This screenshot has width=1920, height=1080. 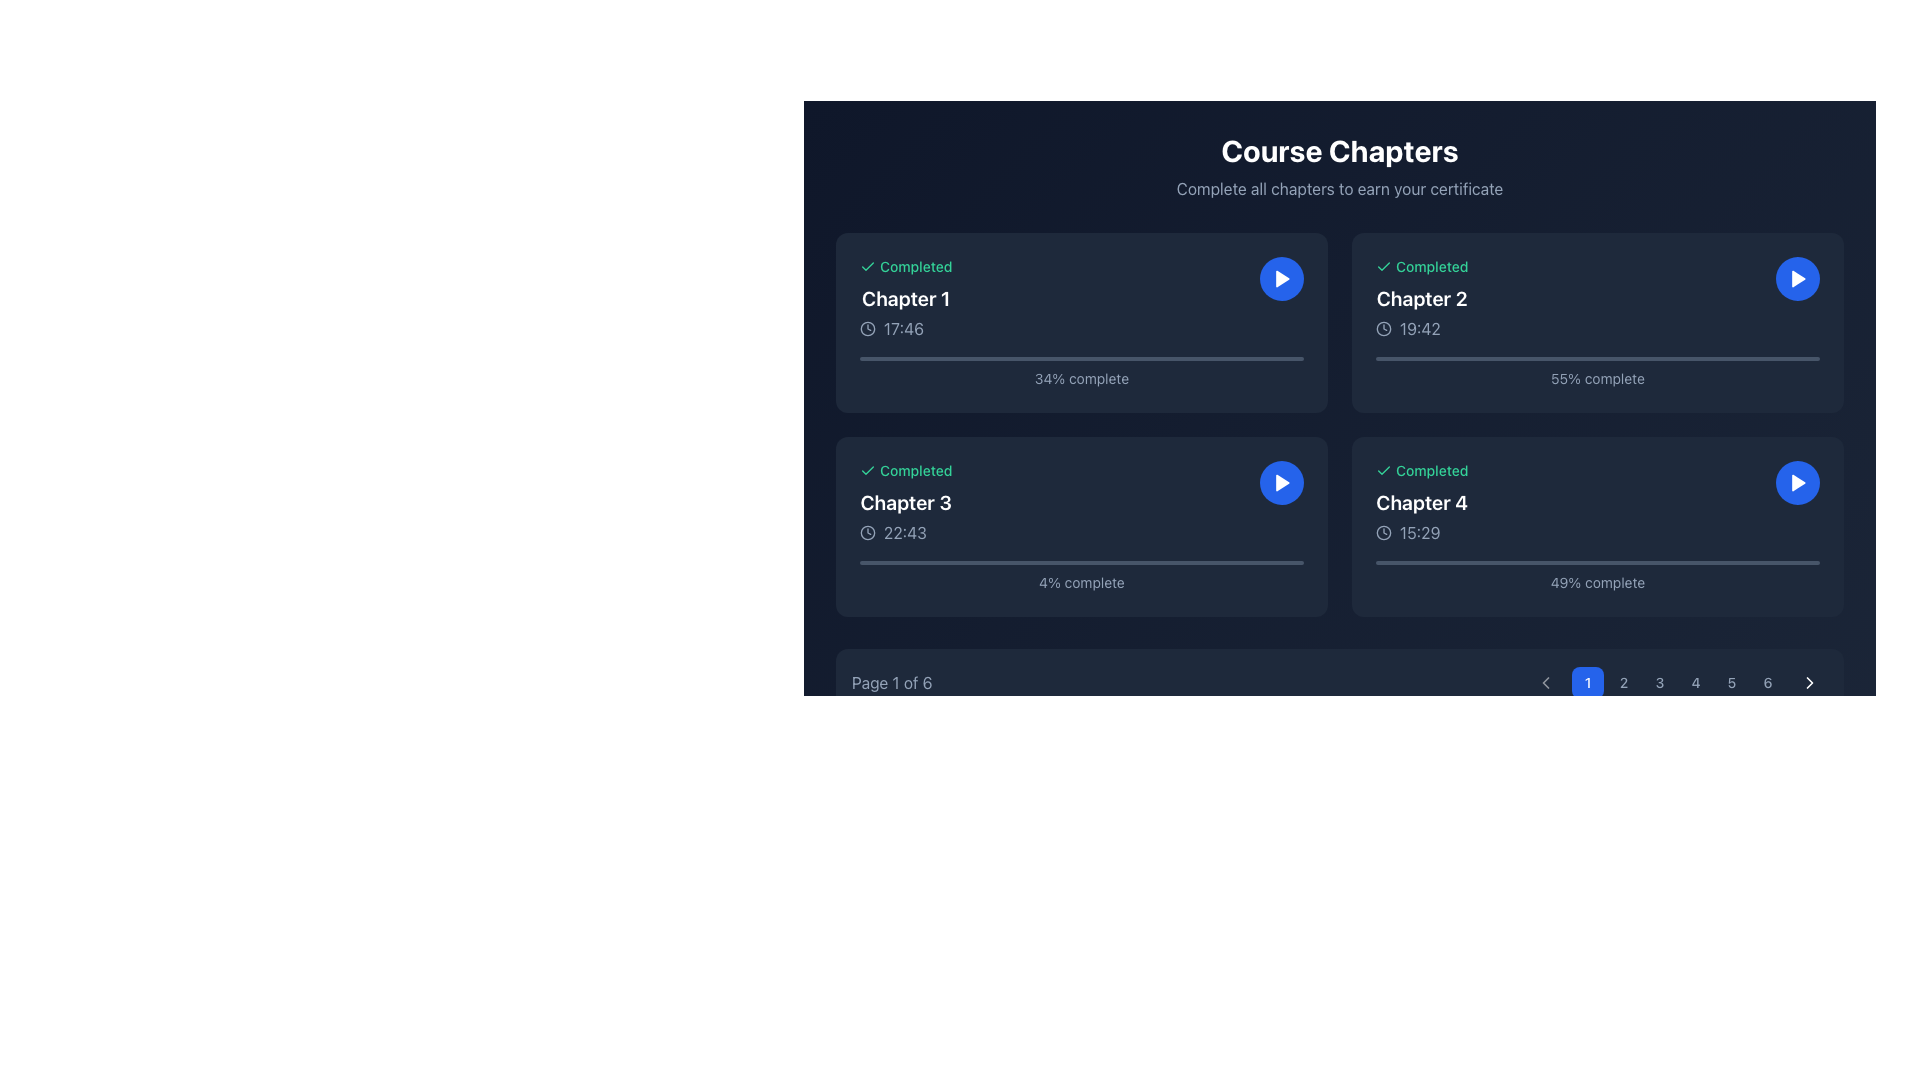 What do you see at coordinates (1080, 373) in the screenshot?
I see `the Progress indicator for Chapter 1, which displays that it is 34% complete` at bounding box center [1080, 373].